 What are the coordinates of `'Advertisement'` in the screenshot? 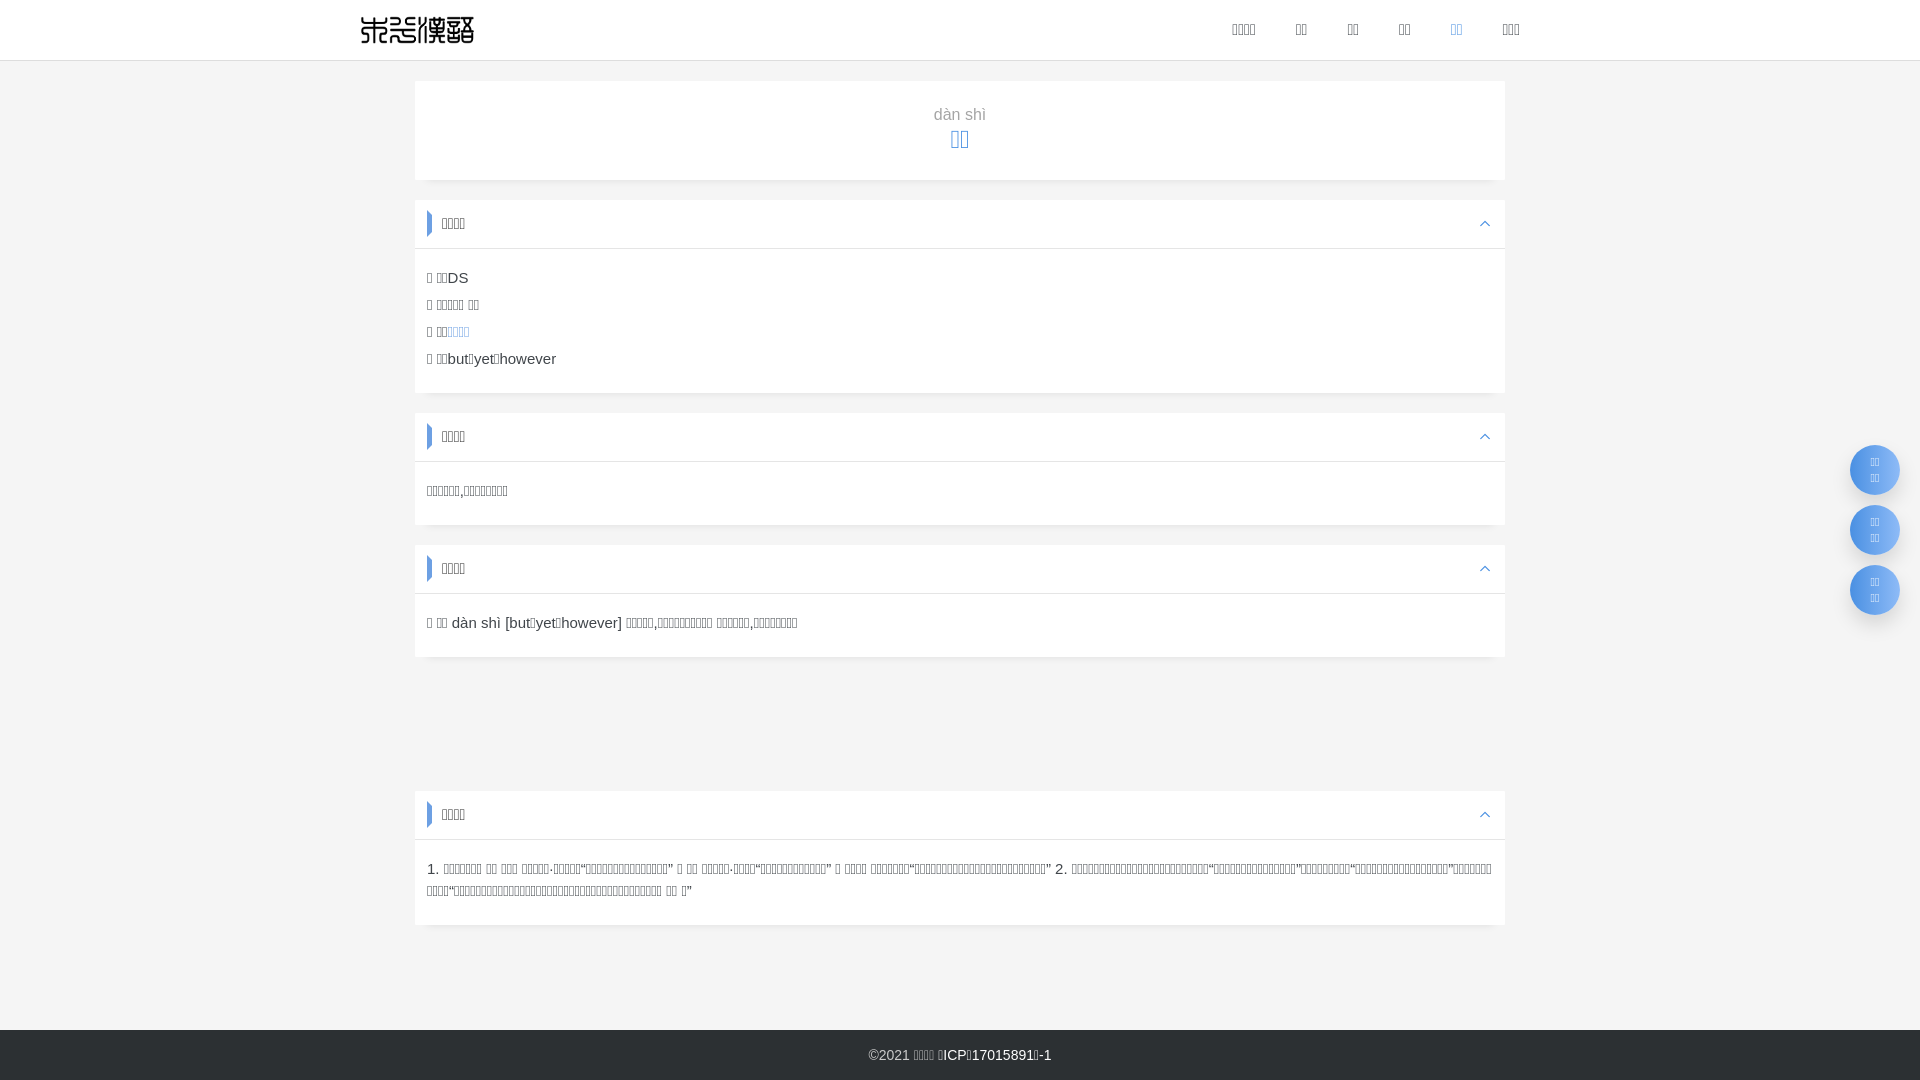 It's located at (960, 721).